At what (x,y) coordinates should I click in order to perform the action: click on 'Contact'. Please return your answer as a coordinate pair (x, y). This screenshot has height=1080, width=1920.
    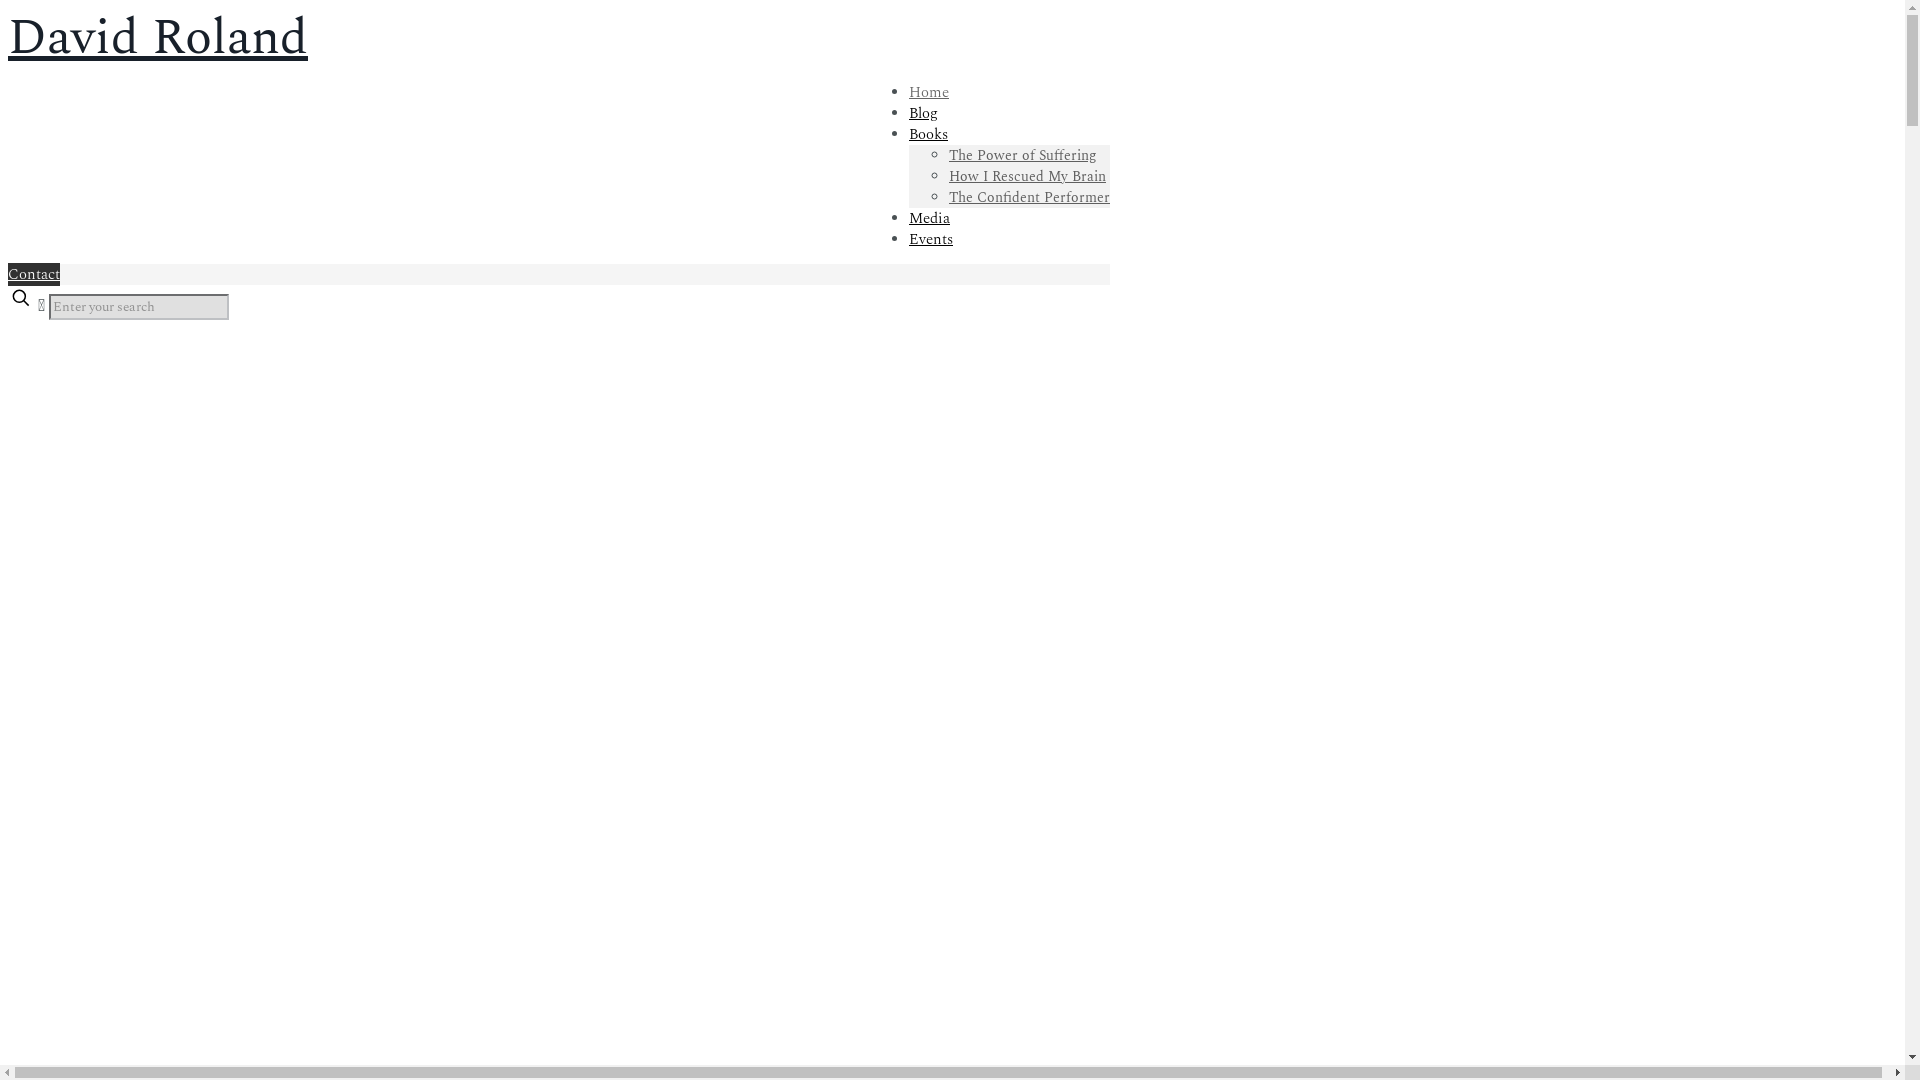
    Looking at the image, I should click on (8, 274).